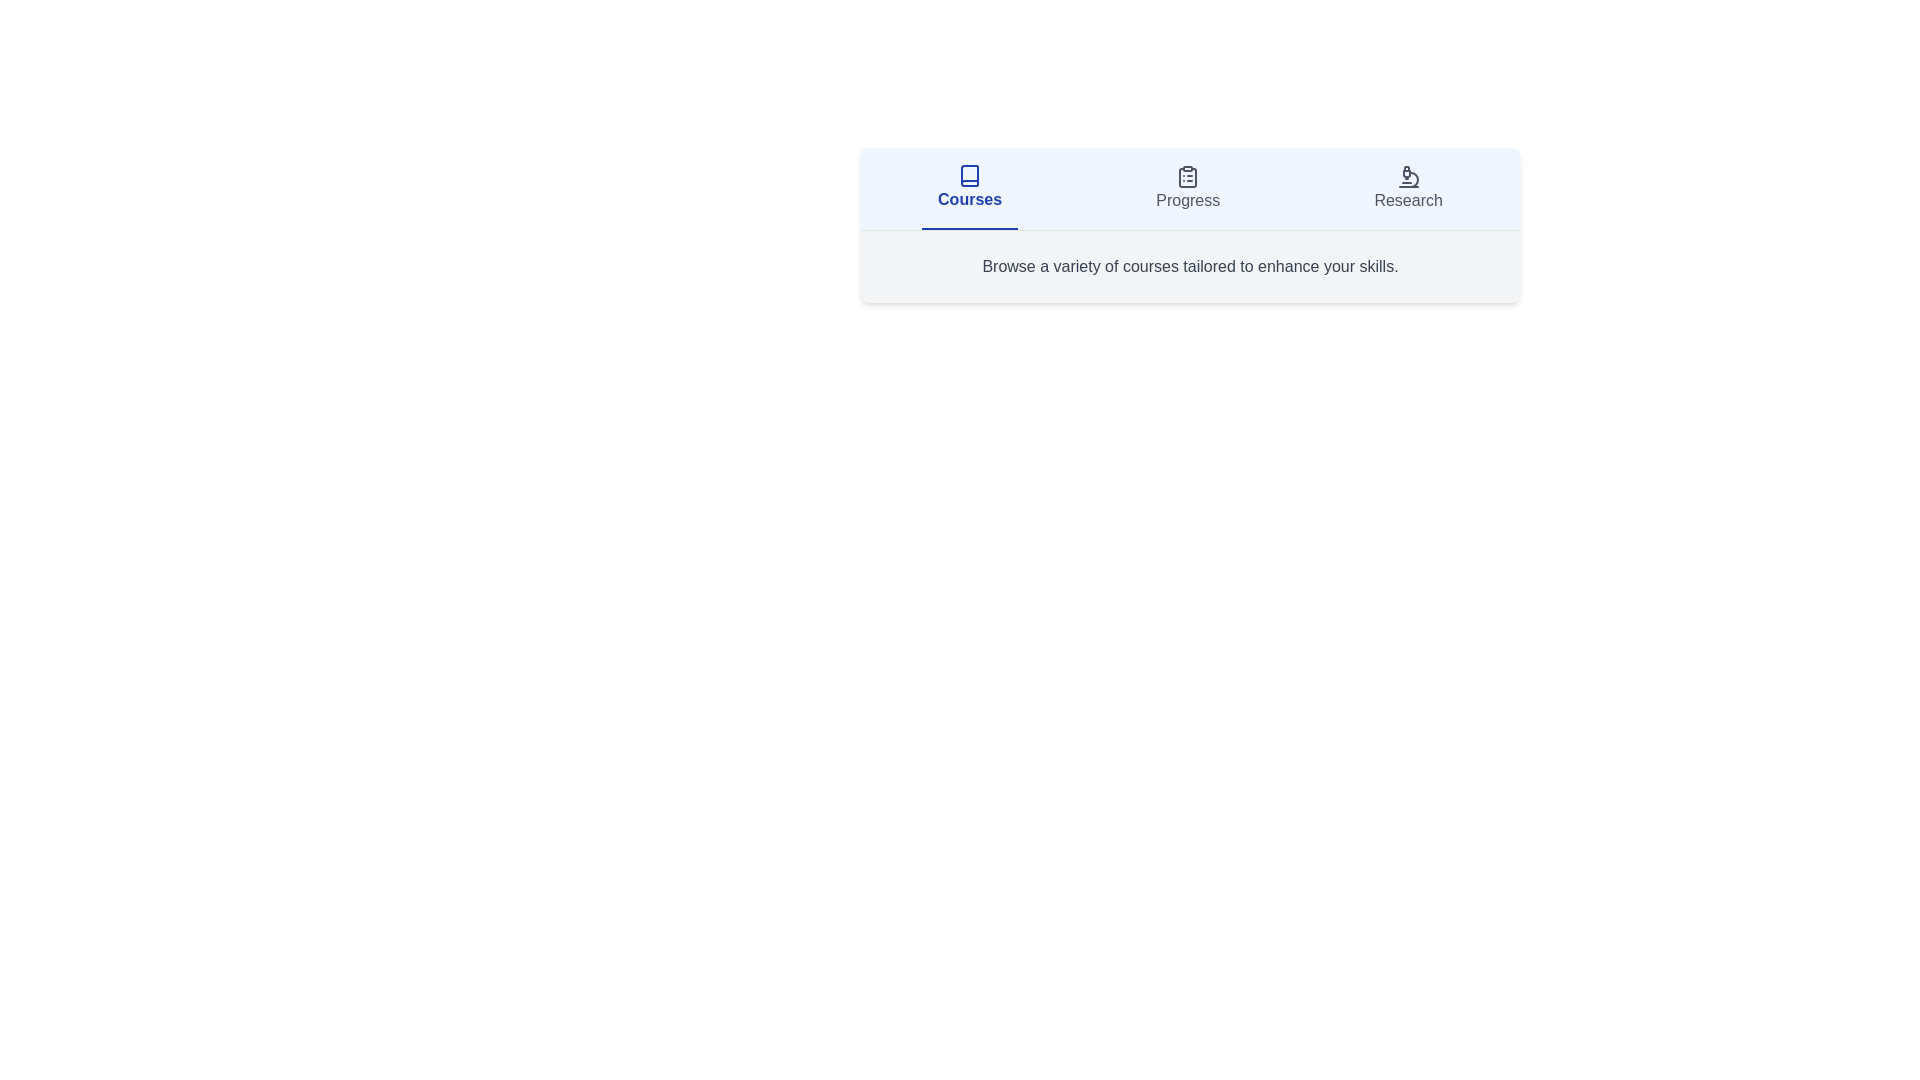 The image size is (1920, 1080). What do you see at coordinates (1188, 189) in the screenshot?
I see `the tab labeled Progress` at bounding box center [1188, 189].